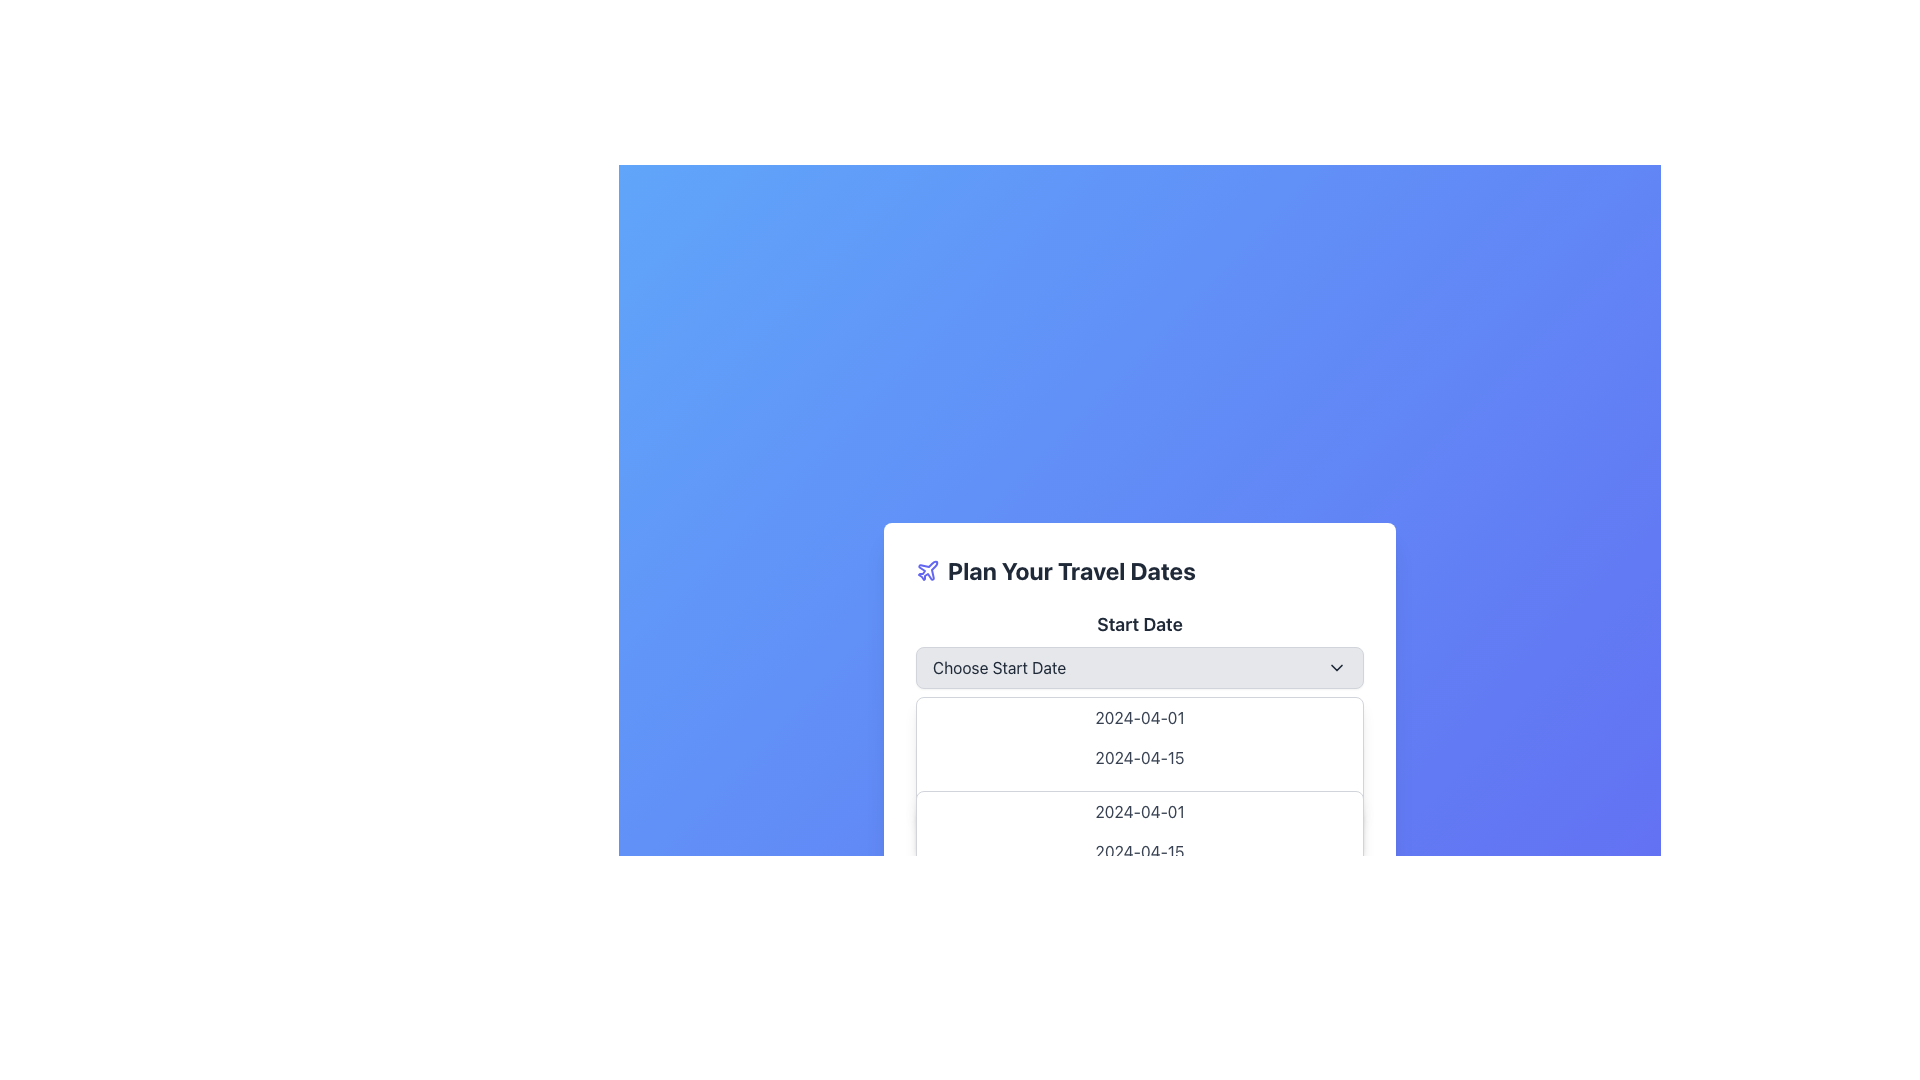  Describe the element at coordinates (1140, 797) in the screenshot. I see `the third option in the date-picker dropdown` at that location.